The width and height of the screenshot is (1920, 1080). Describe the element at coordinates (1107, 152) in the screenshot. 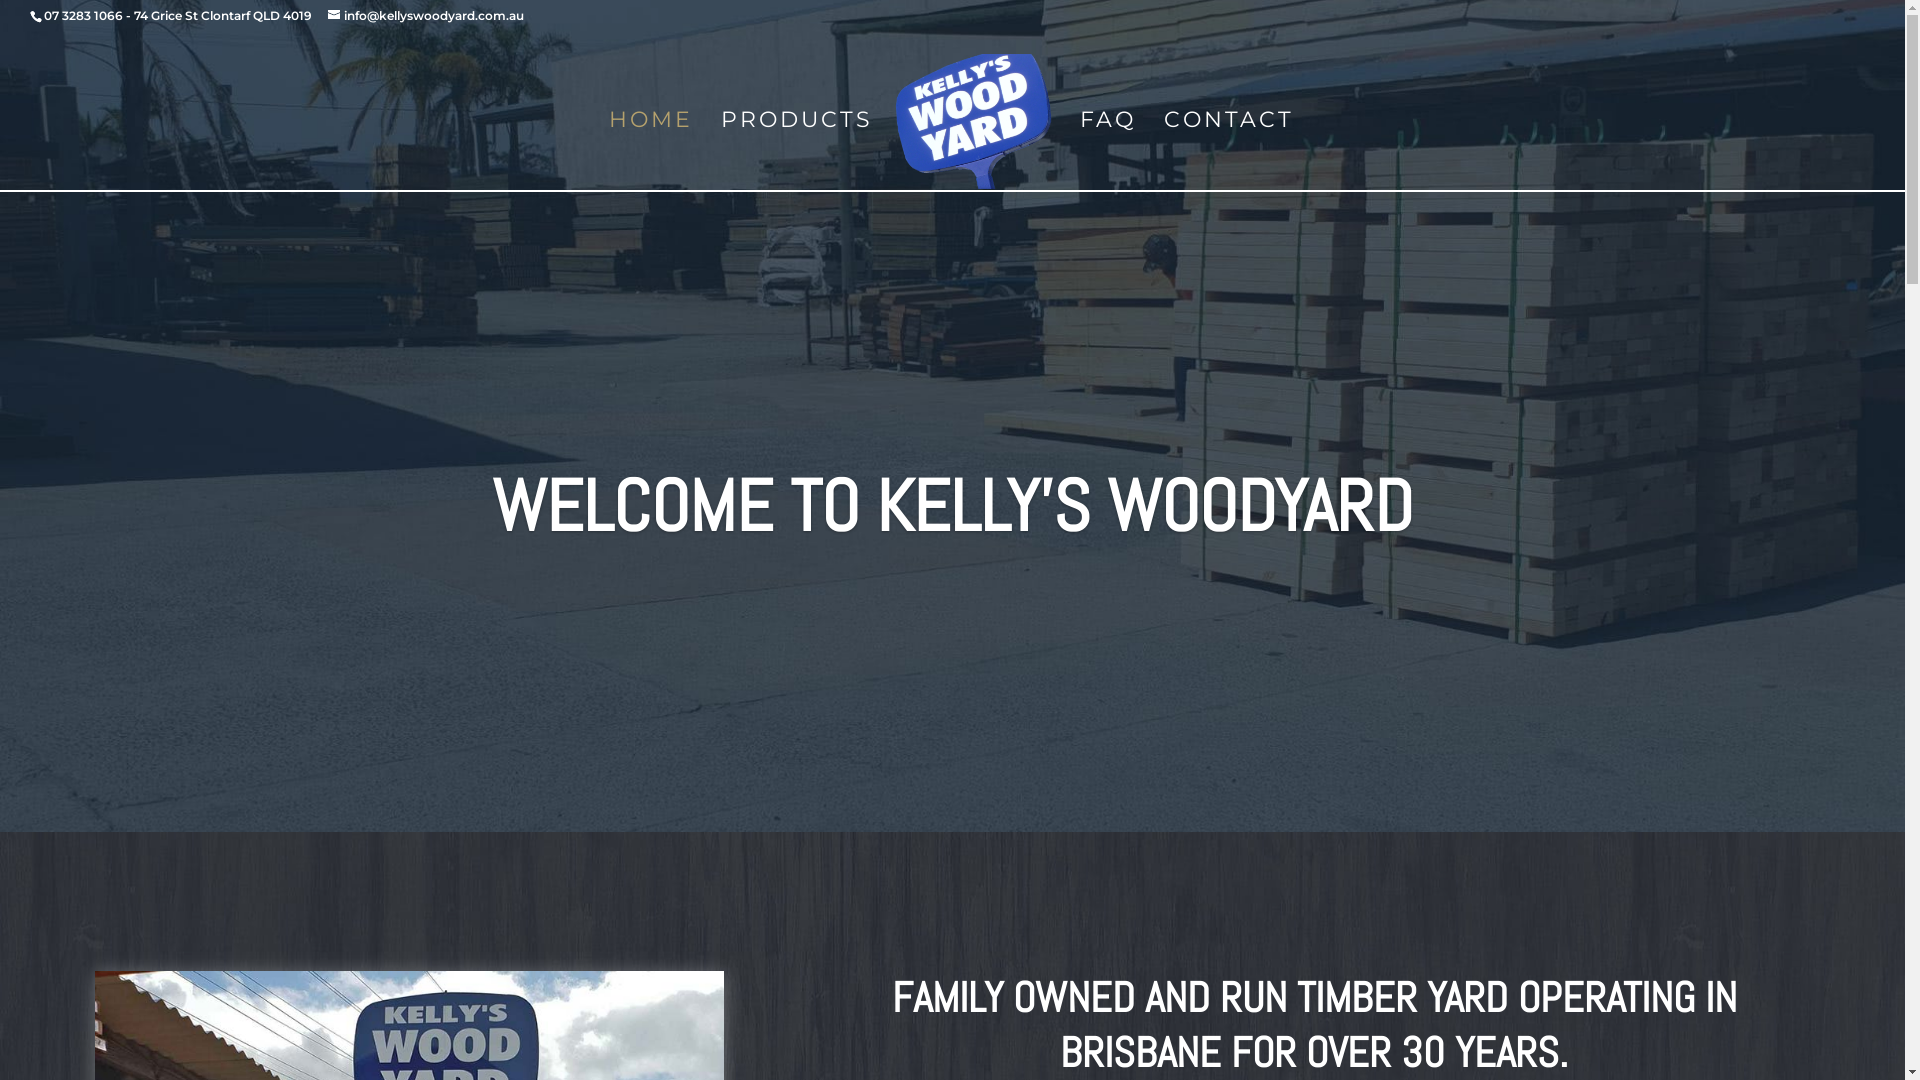

I see `'FAQ'` at that location.